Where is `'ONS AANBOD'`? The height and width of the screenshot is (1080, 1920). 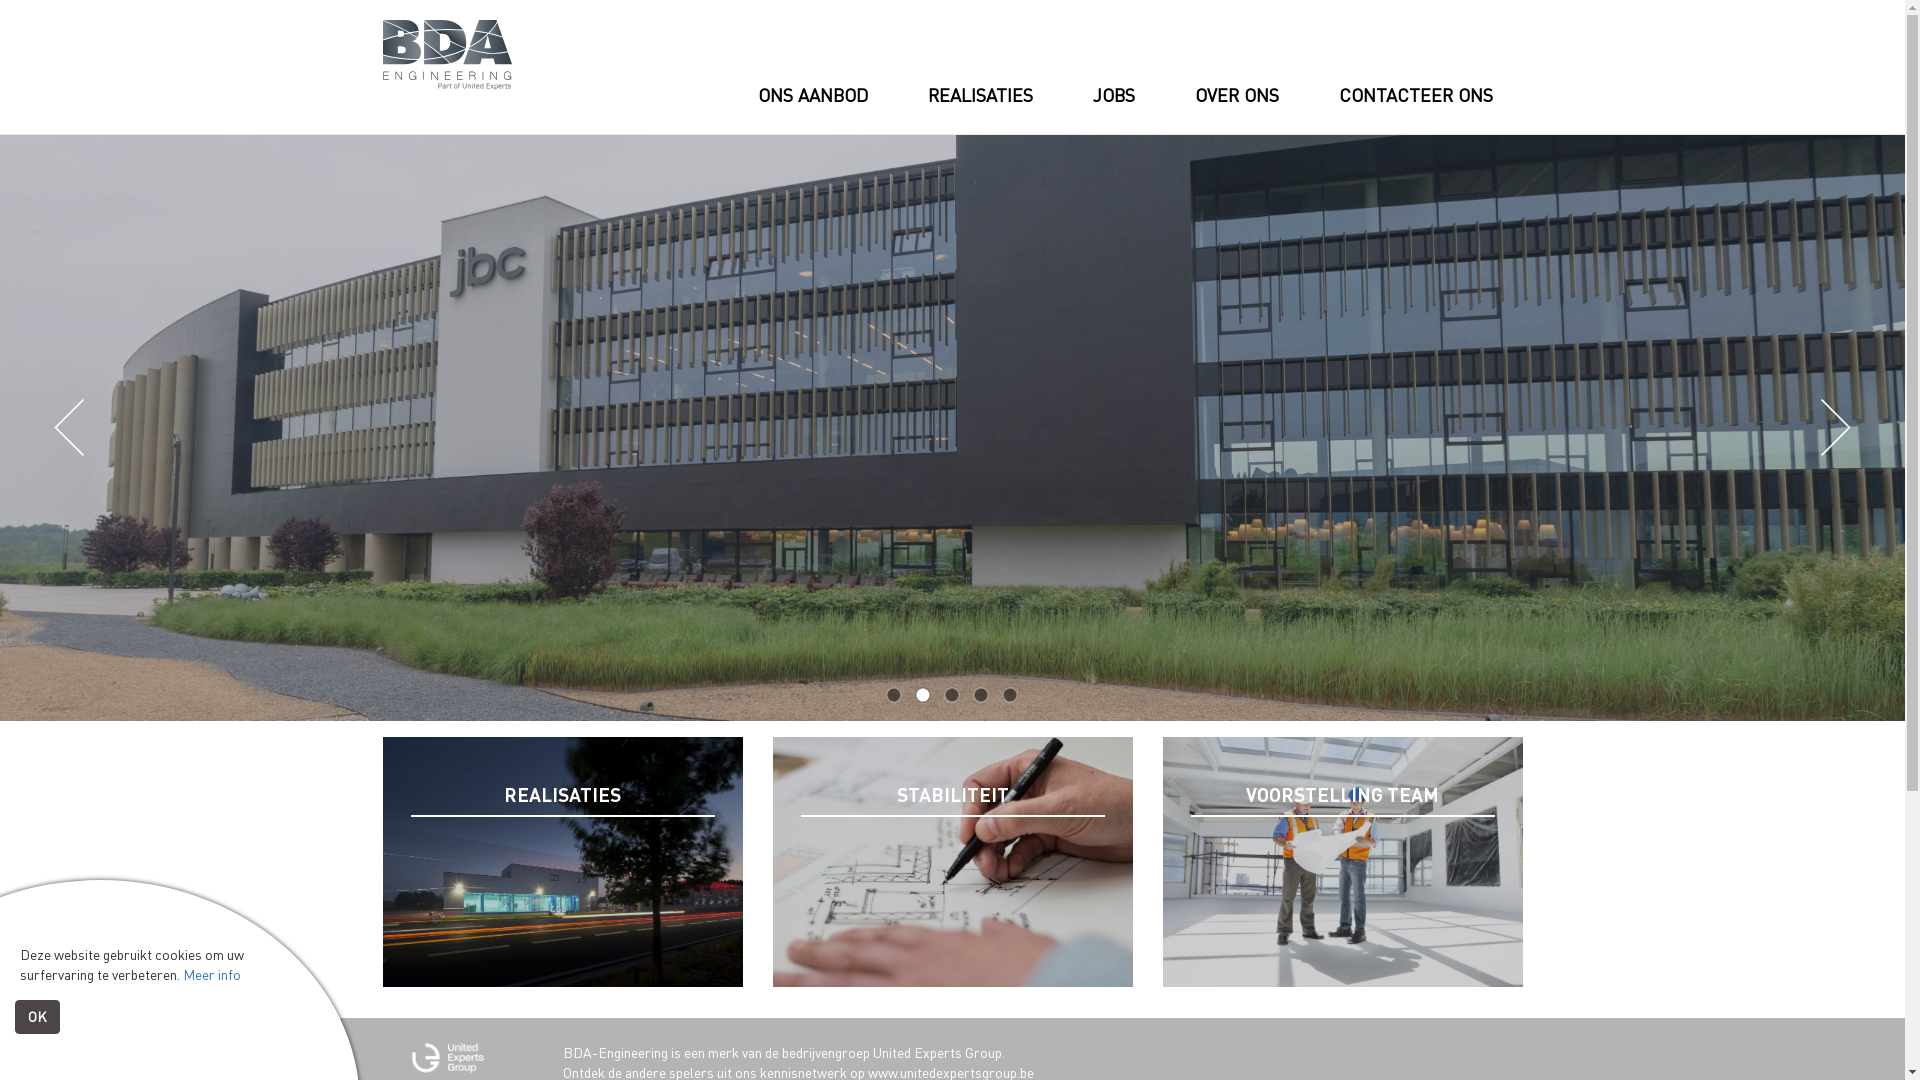
'ONS AANBOD' is located at coordinates (812, 118).